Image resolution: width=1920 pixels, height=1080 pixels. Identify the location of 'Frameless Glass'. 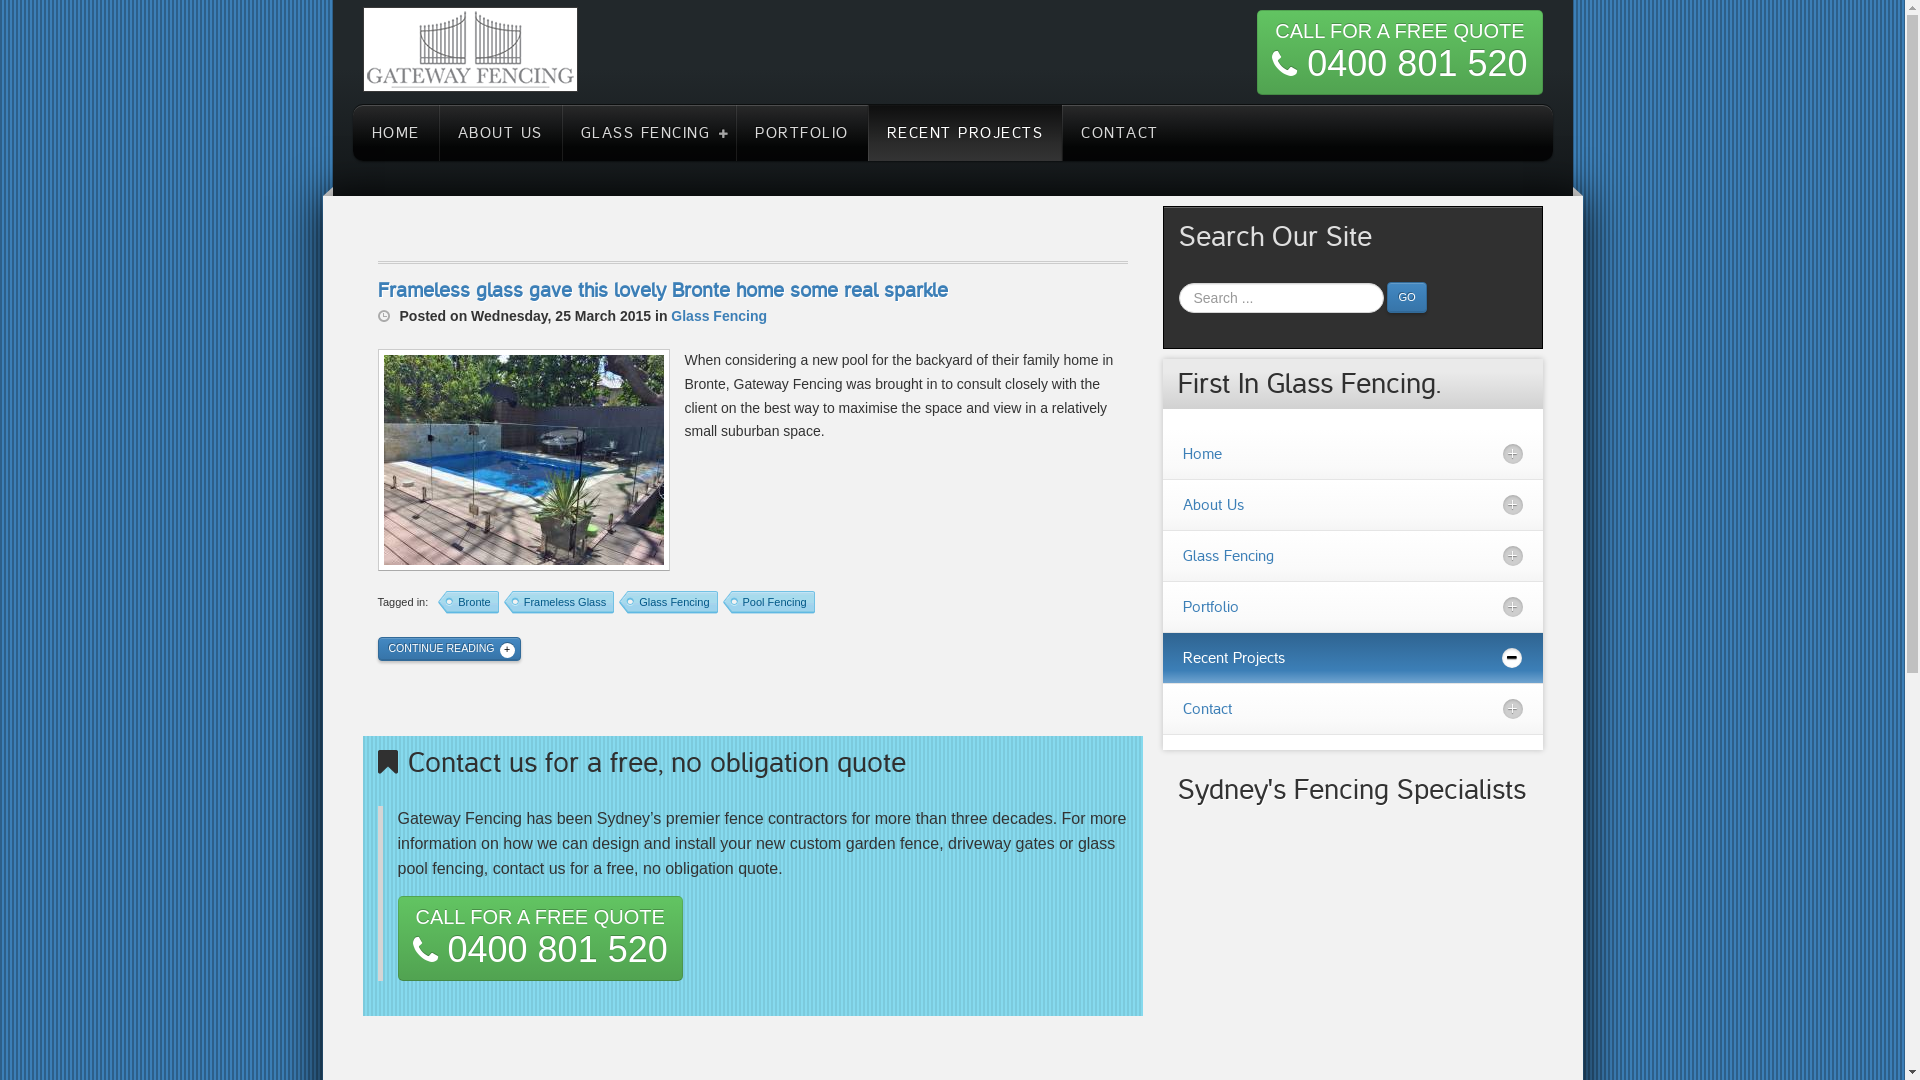
(504, 601).